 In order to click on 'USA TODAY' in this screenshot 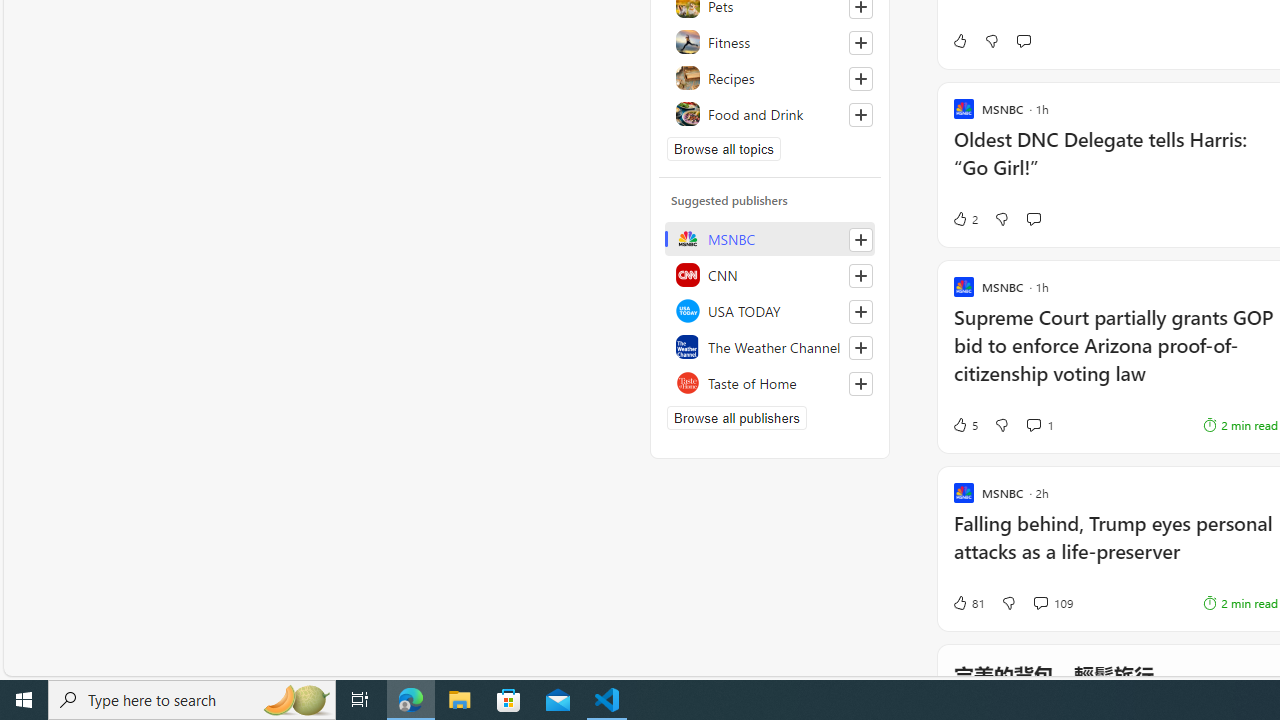, I will do `click(769, 311)`.